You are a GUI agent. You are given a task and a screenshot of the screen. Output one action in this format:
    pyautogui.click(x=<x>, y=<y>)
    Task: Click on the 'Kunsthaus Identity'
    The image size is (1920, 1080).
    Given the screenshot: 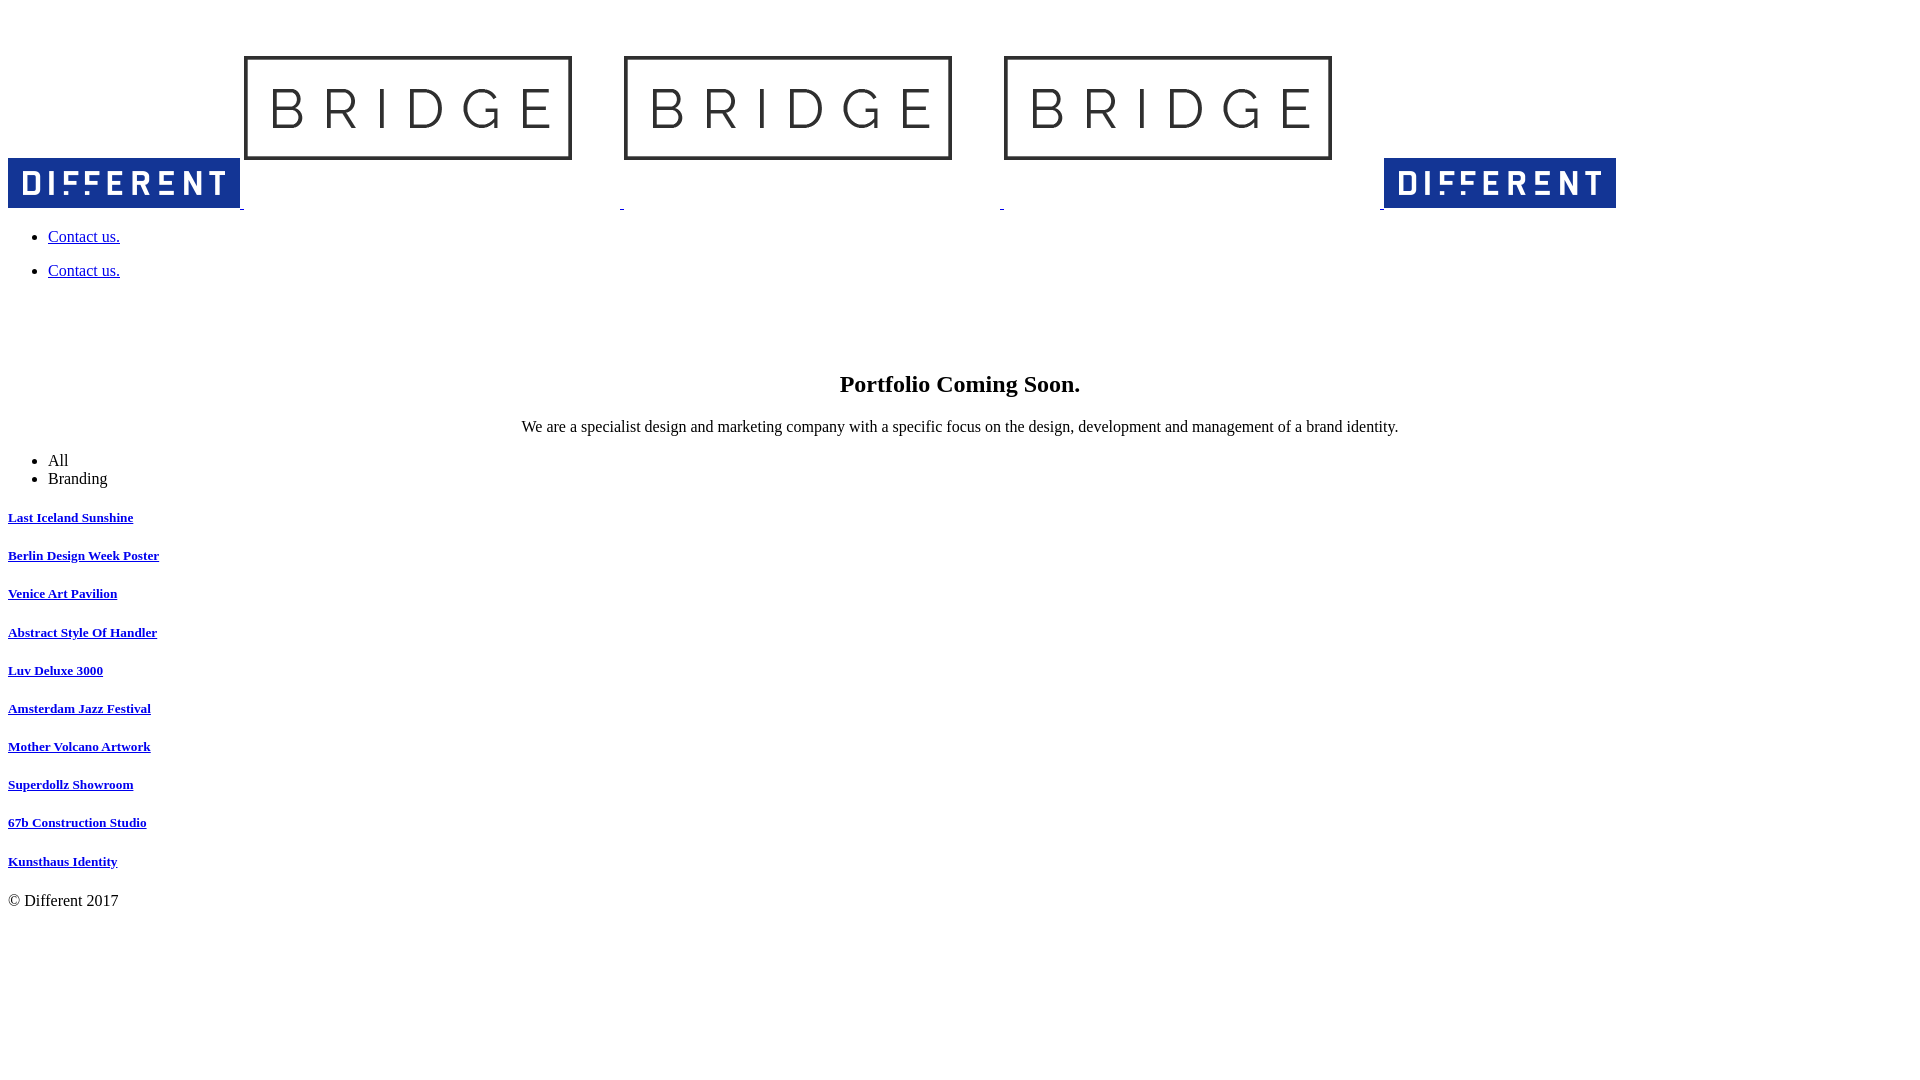 What is the action you would take?
    pyautogui.click(x=62, y=860)
    